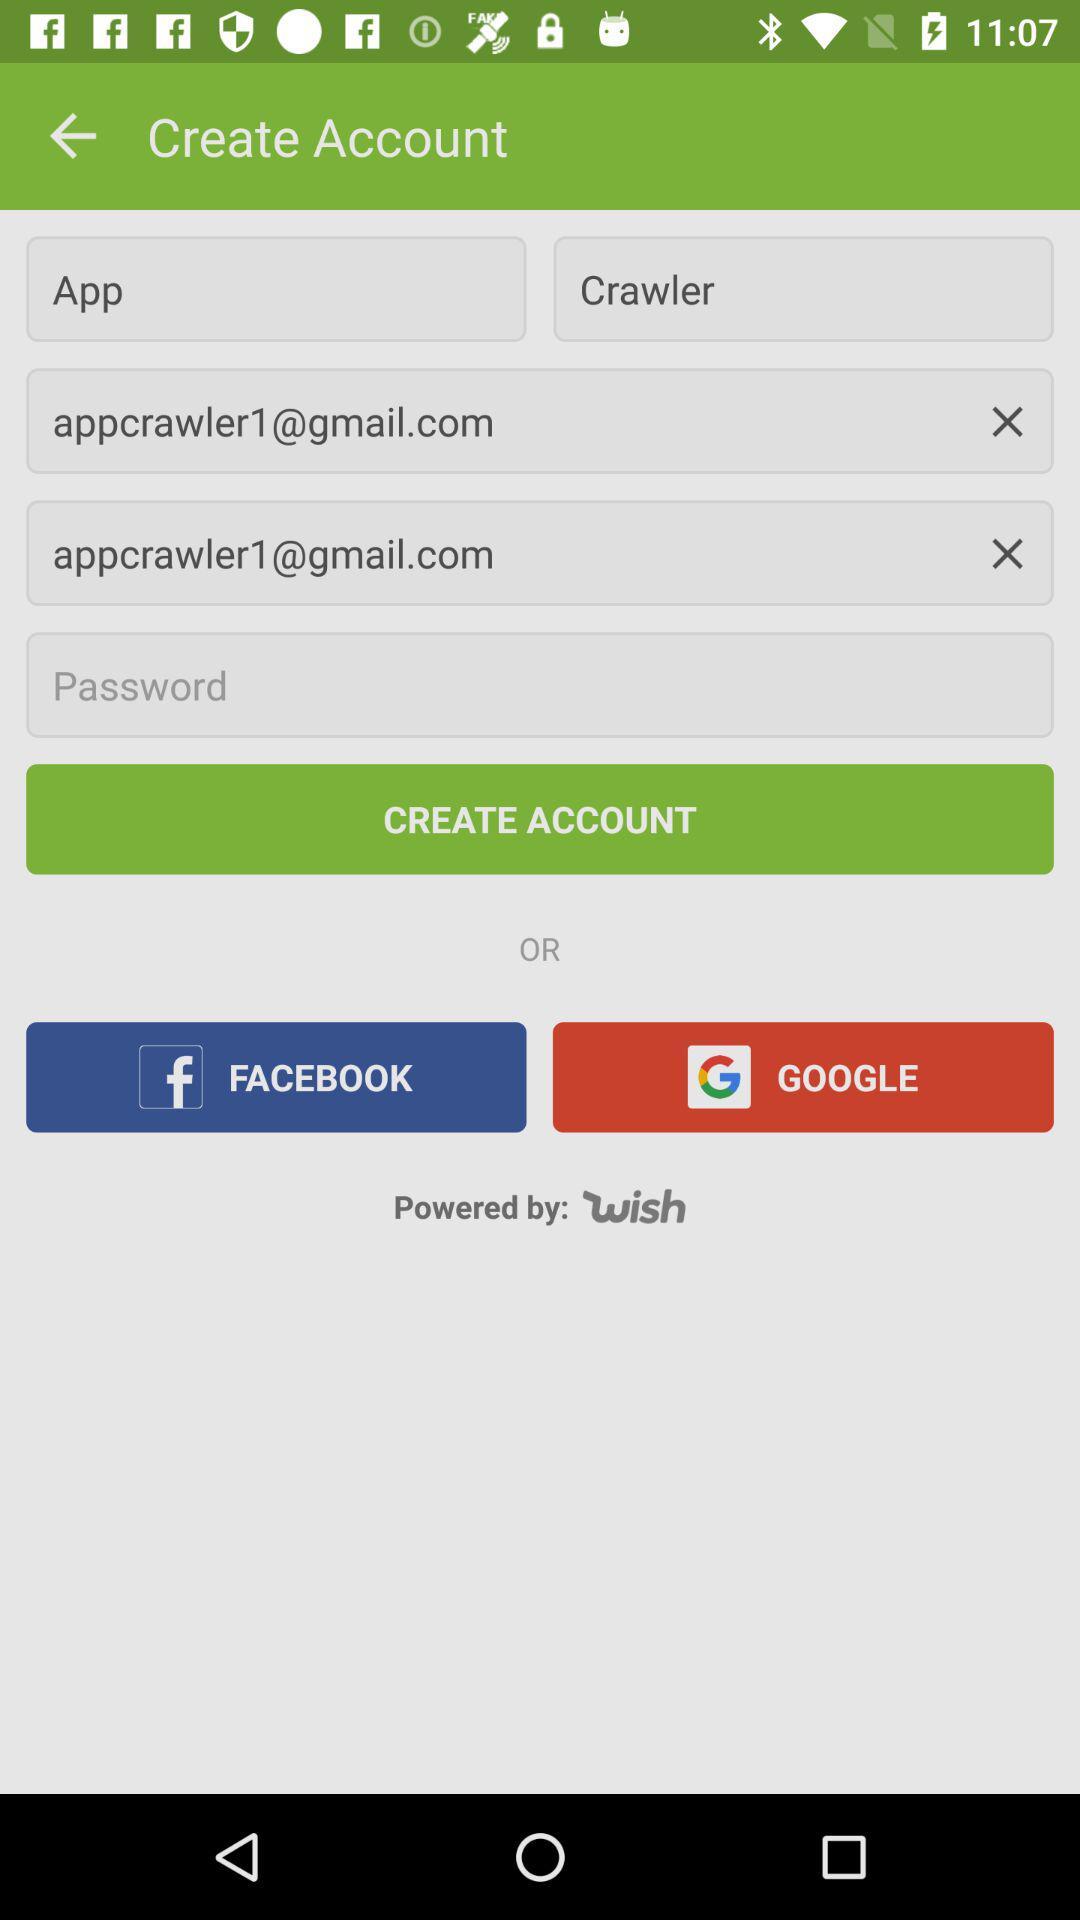  I want to click on crawler, so click(802, 287).